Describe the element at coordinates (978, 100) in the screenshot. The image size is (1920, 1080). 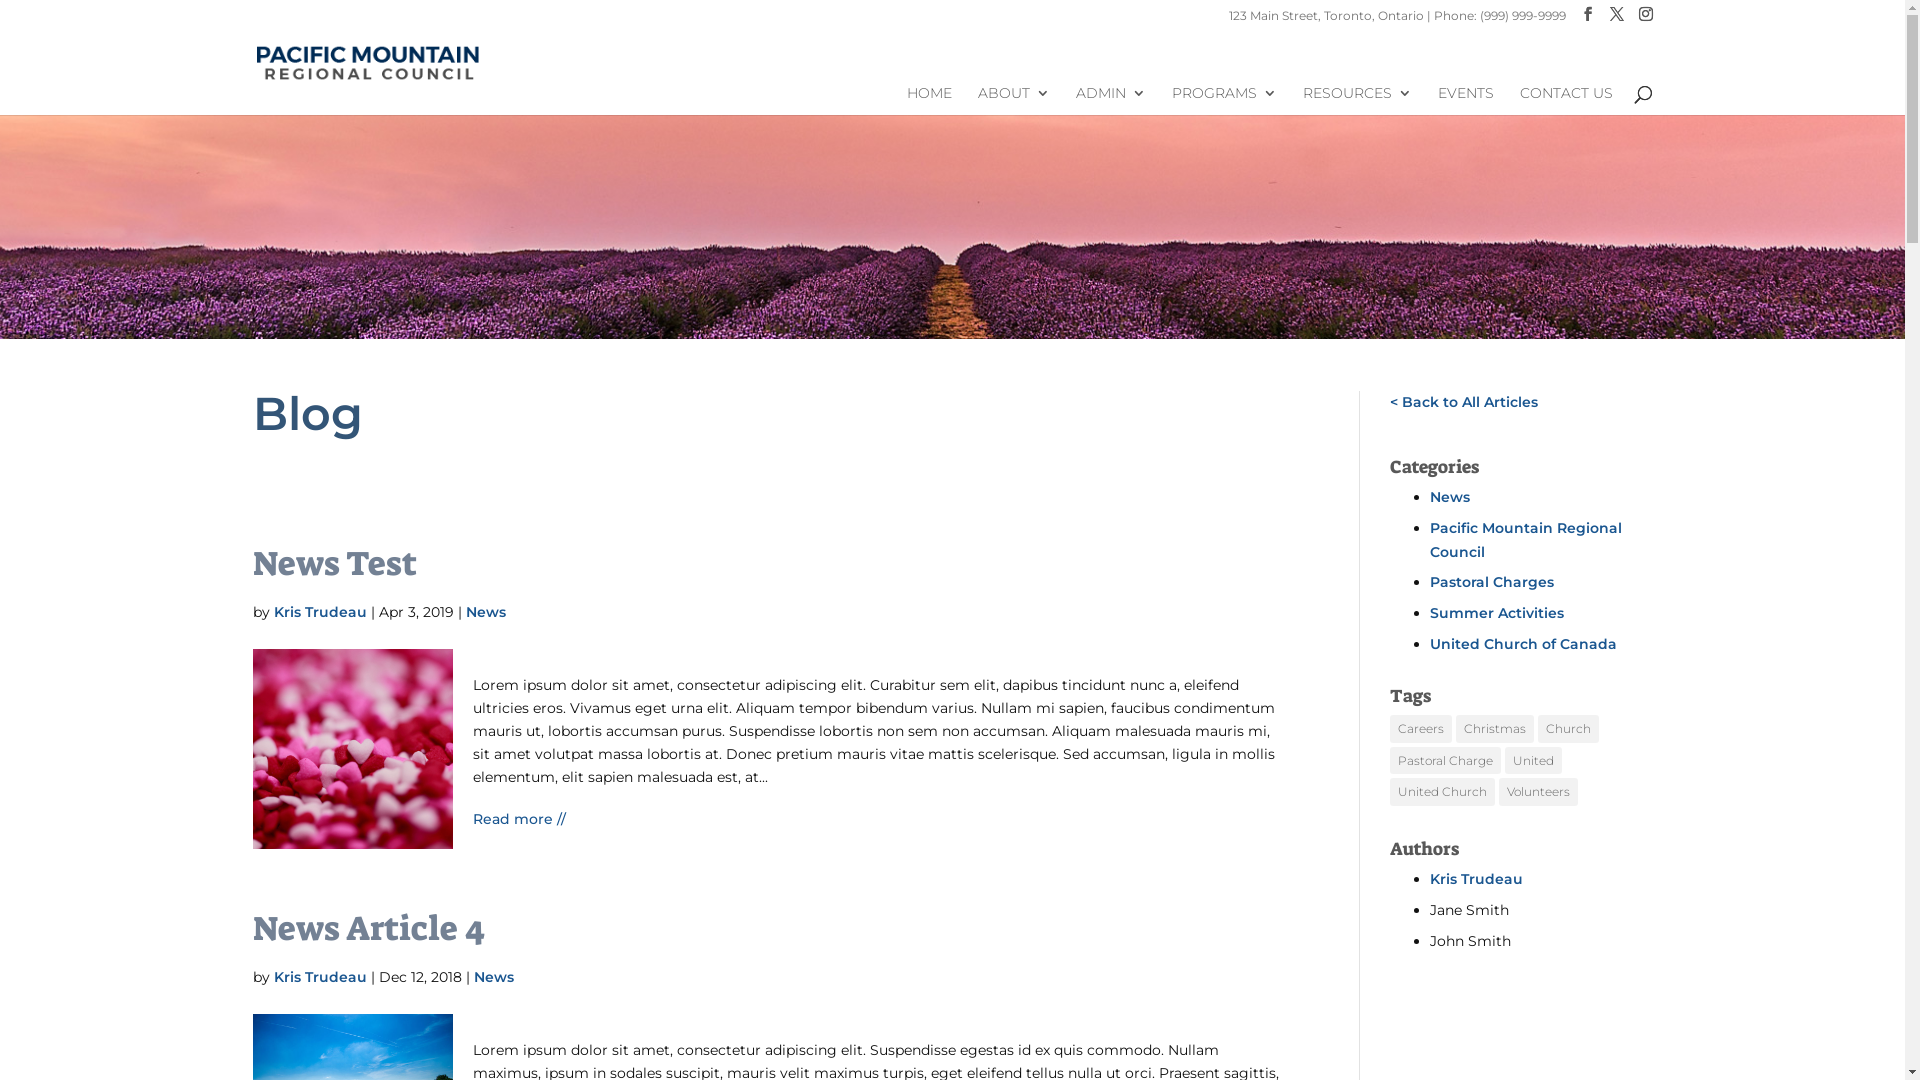
I see `'ABOUT'` at that location.